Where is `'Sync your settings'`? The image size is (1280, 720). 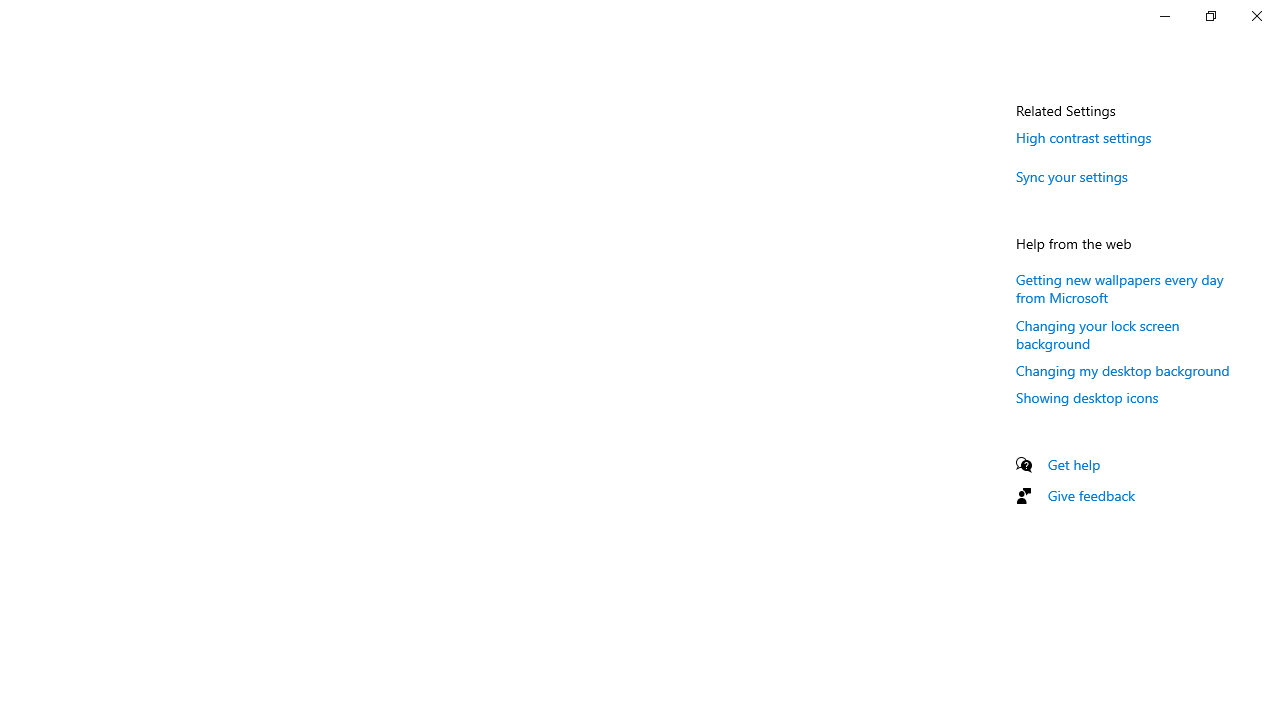
'Sync your settings' is located at coordinates (1071, 175).